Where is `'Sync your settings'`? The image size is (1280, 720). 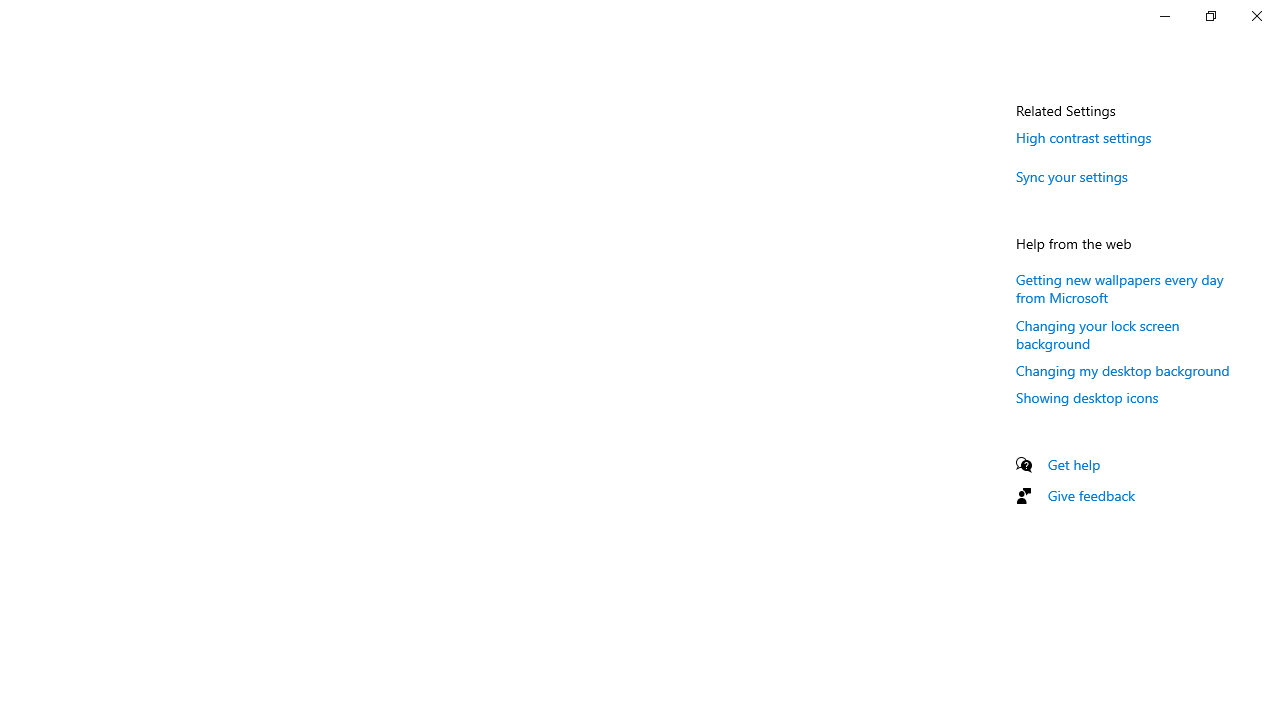
'Sync your settings' is located at coordinates (1071, 175).